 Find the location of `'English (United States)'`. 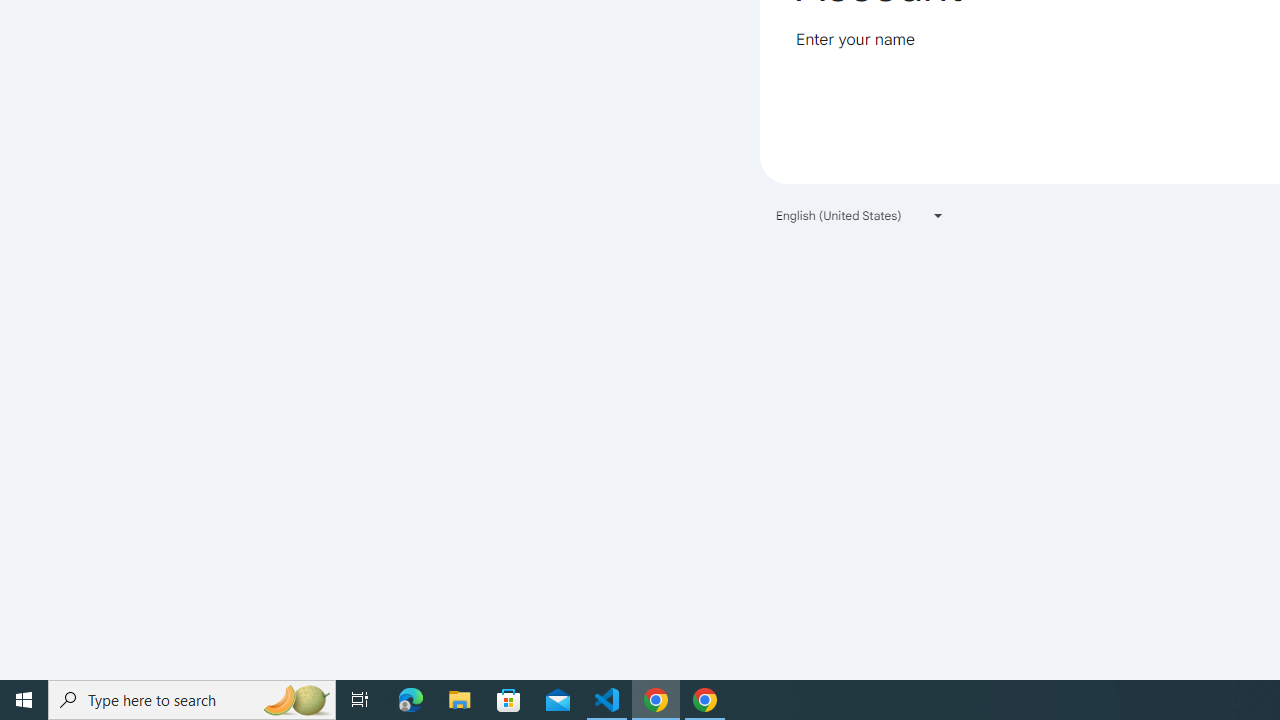

'English (United States)' is located at coordinates (860, 215).